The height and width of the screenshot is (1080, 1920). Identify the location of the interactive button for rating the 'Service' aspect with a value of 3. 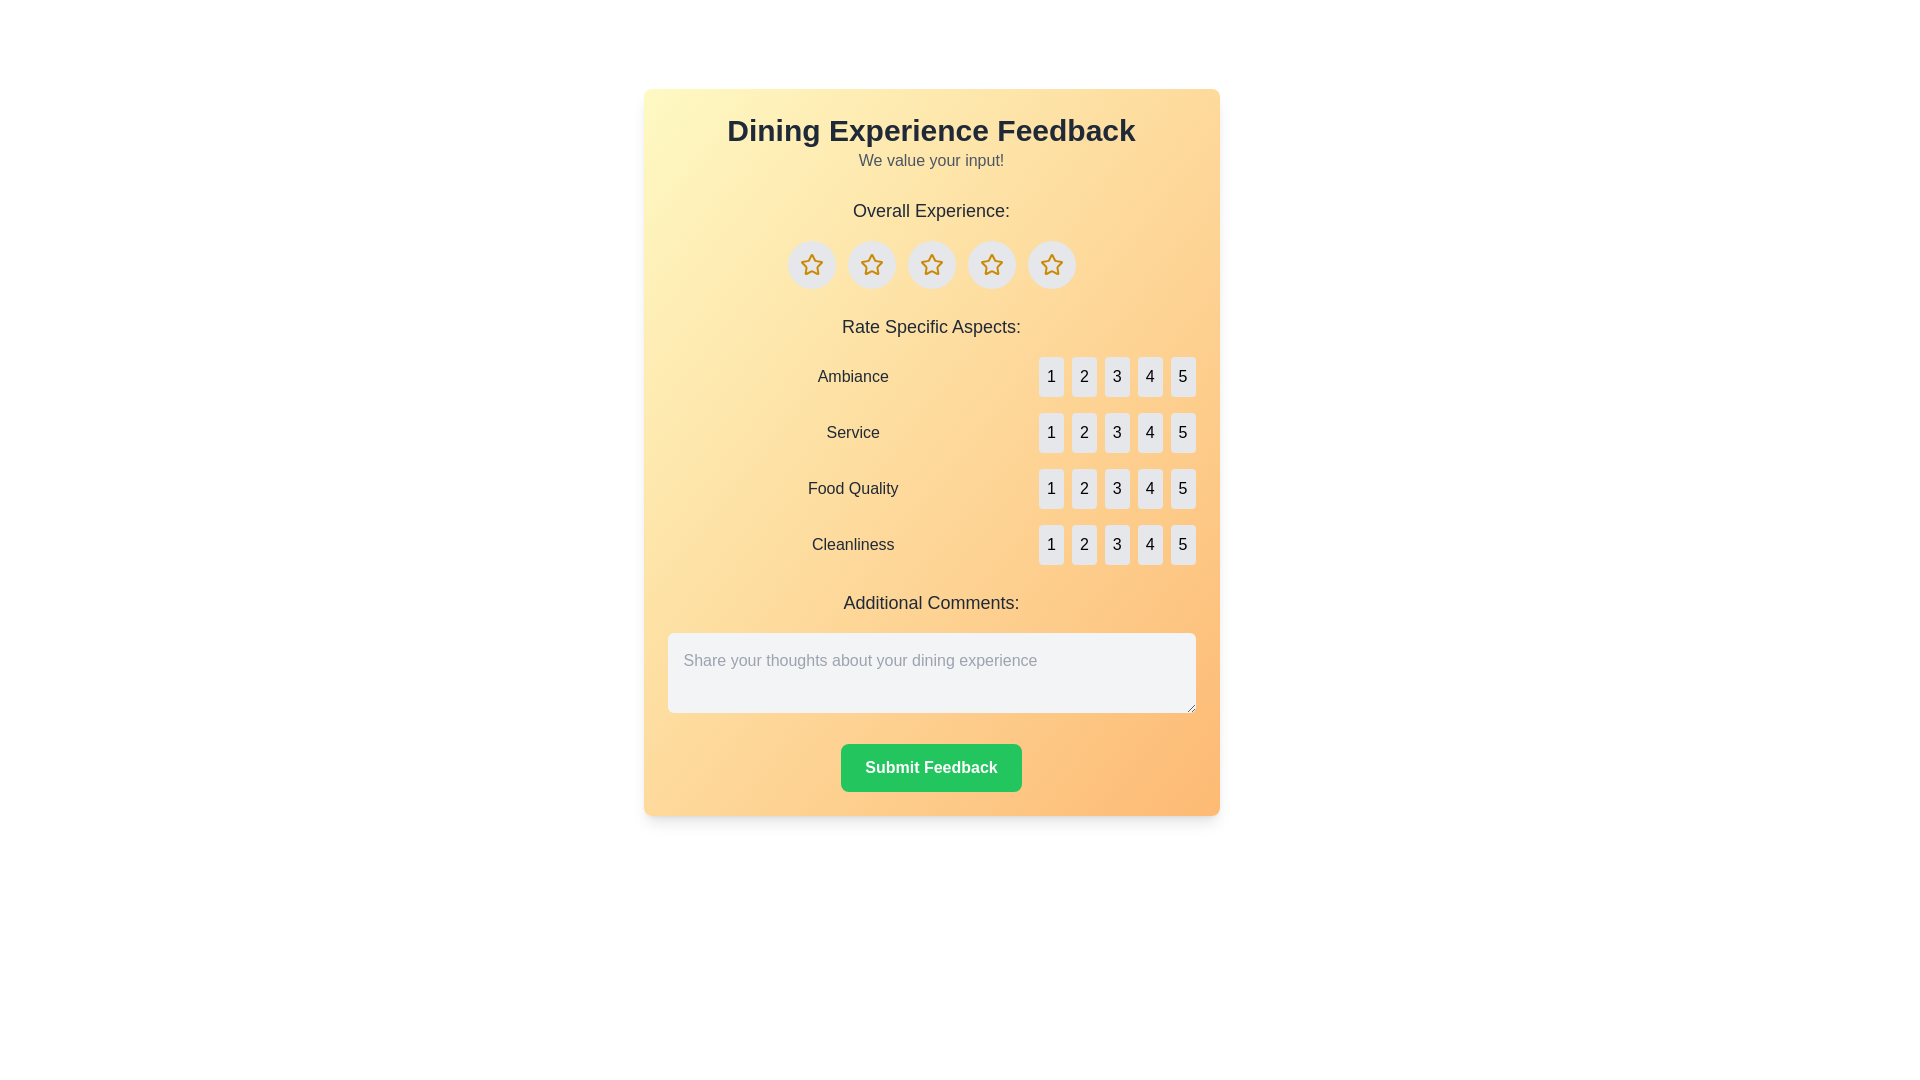
(1116, 431).